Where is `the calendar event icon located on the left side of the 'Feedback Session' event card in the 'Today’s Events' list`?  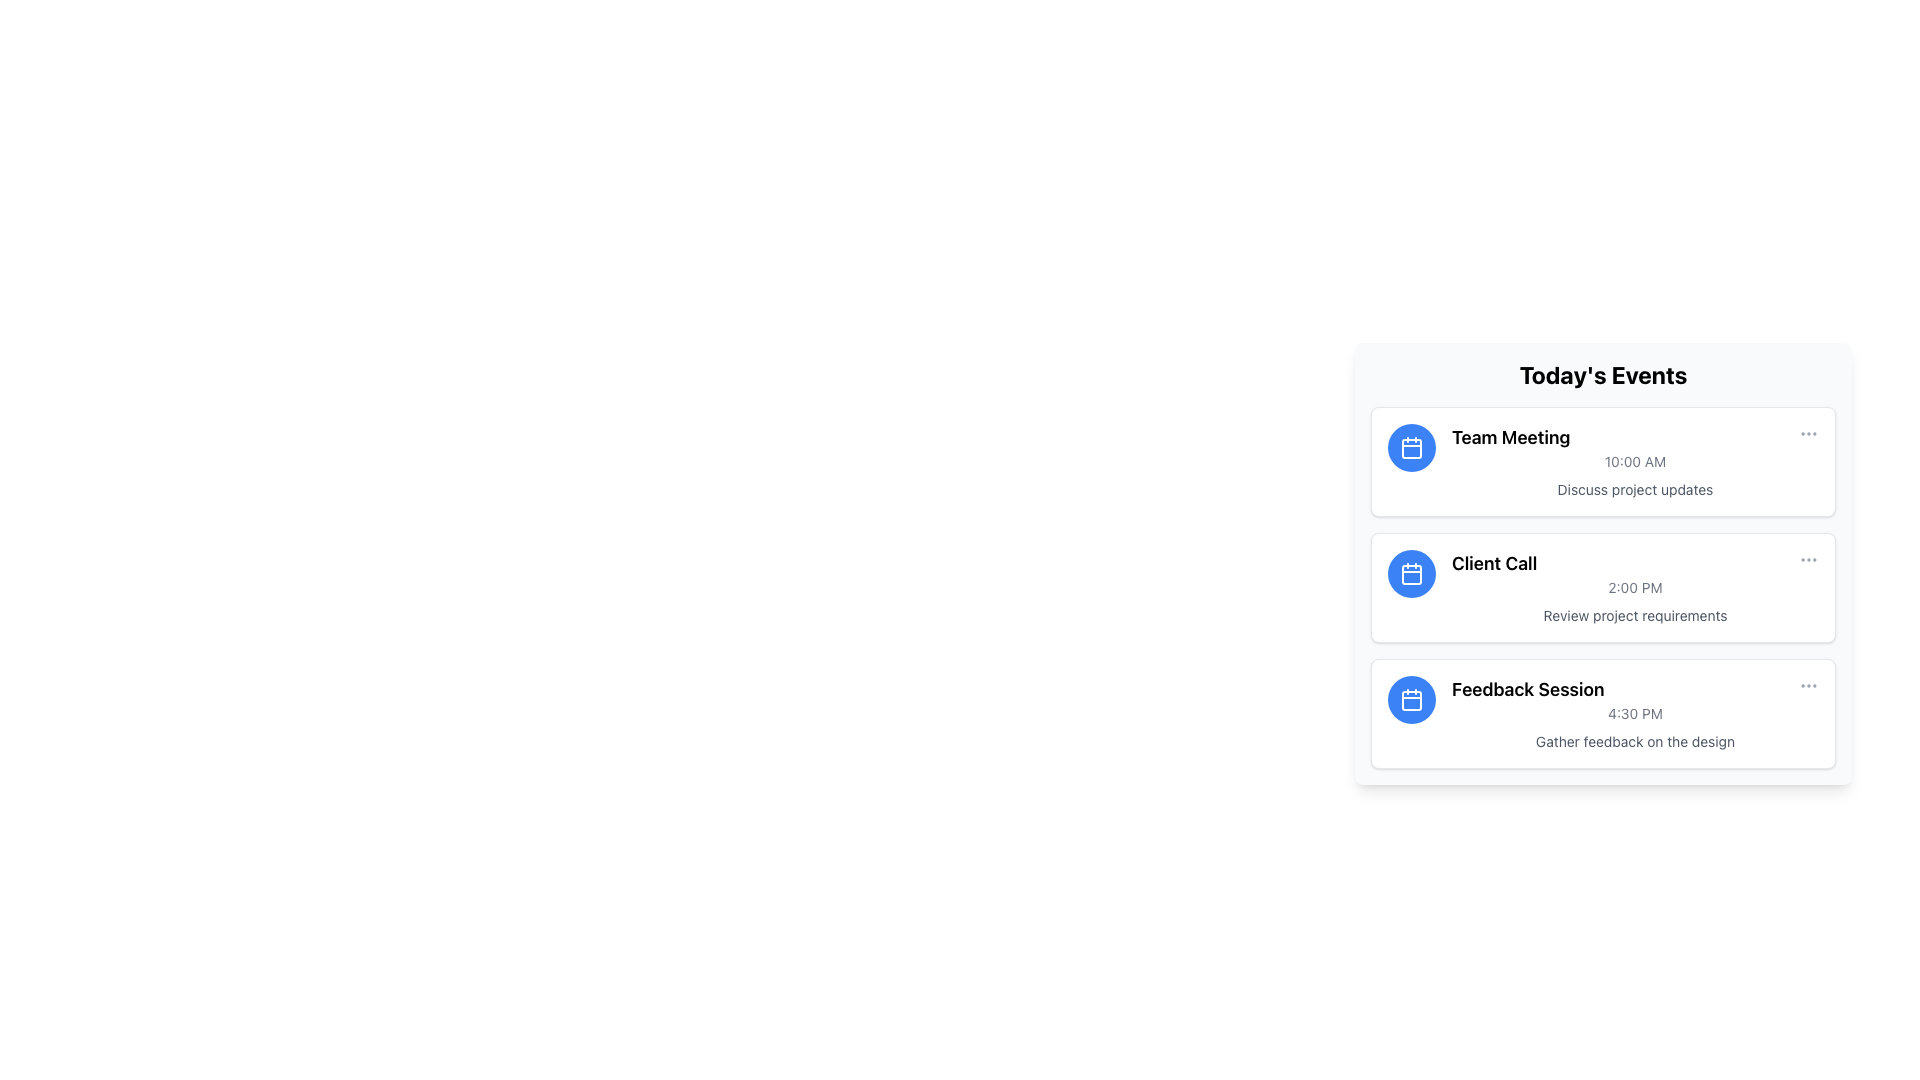
the calendar event icon located on the left side of the 'Feedback Session' event card in the 'Today’s Events' list is located at coordinates (1410, 698).